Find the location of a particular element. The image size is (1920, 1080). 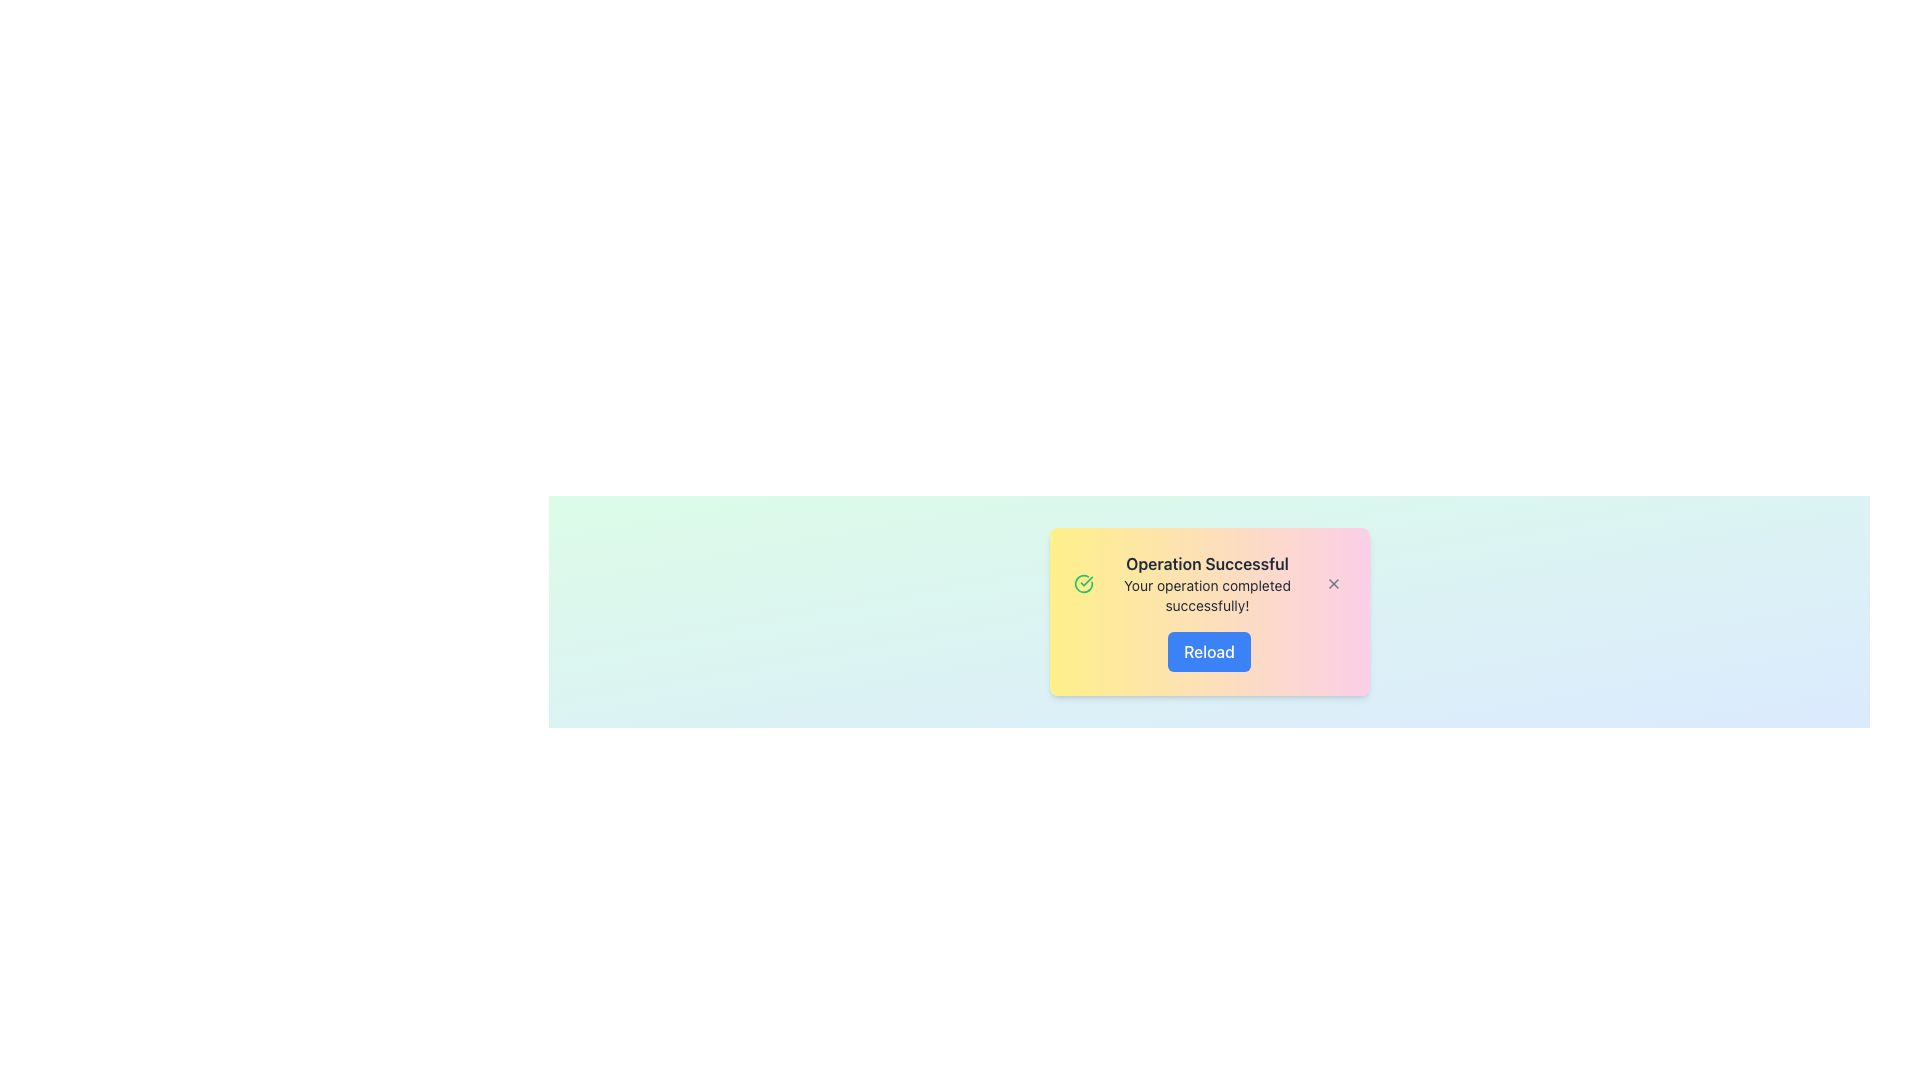

the close button located in the top right corner of the yellow notification box that contains the text 'Operation Successful' is located at coordinates (1333, 583).